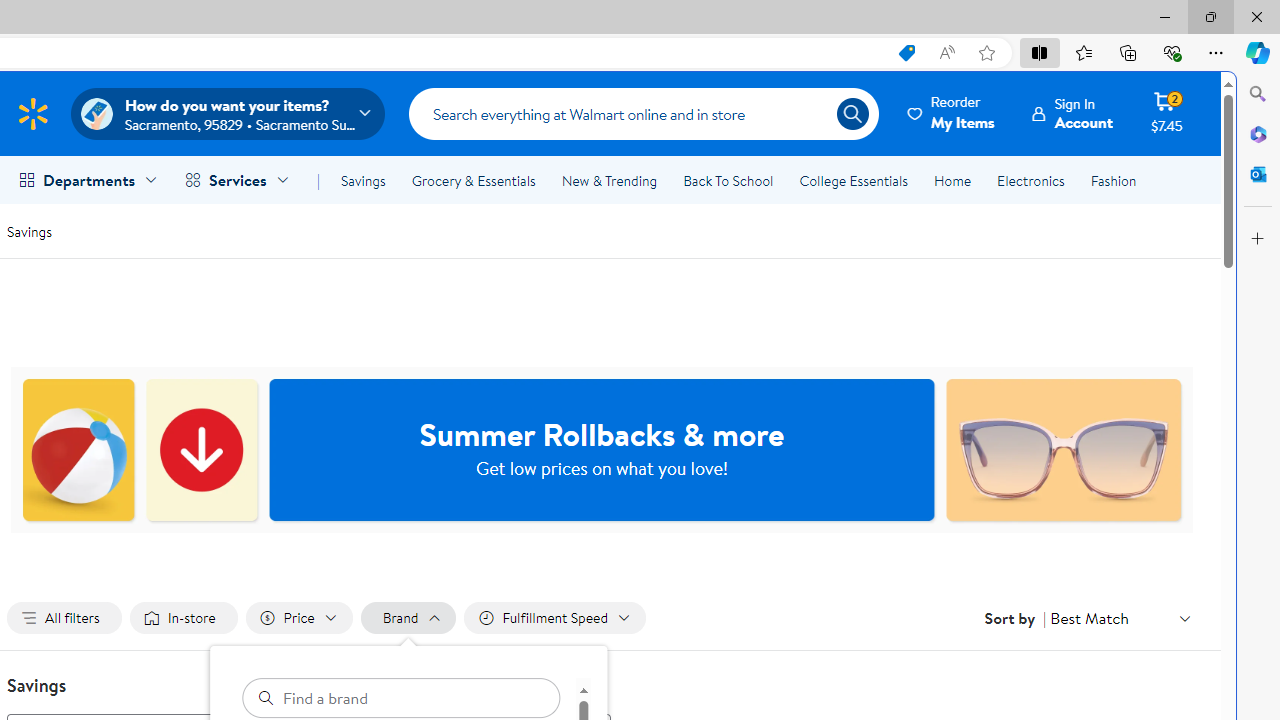  Describe the element at coordinates (1031, 181) in the screenshot. I see `'Electronics'` at that location.